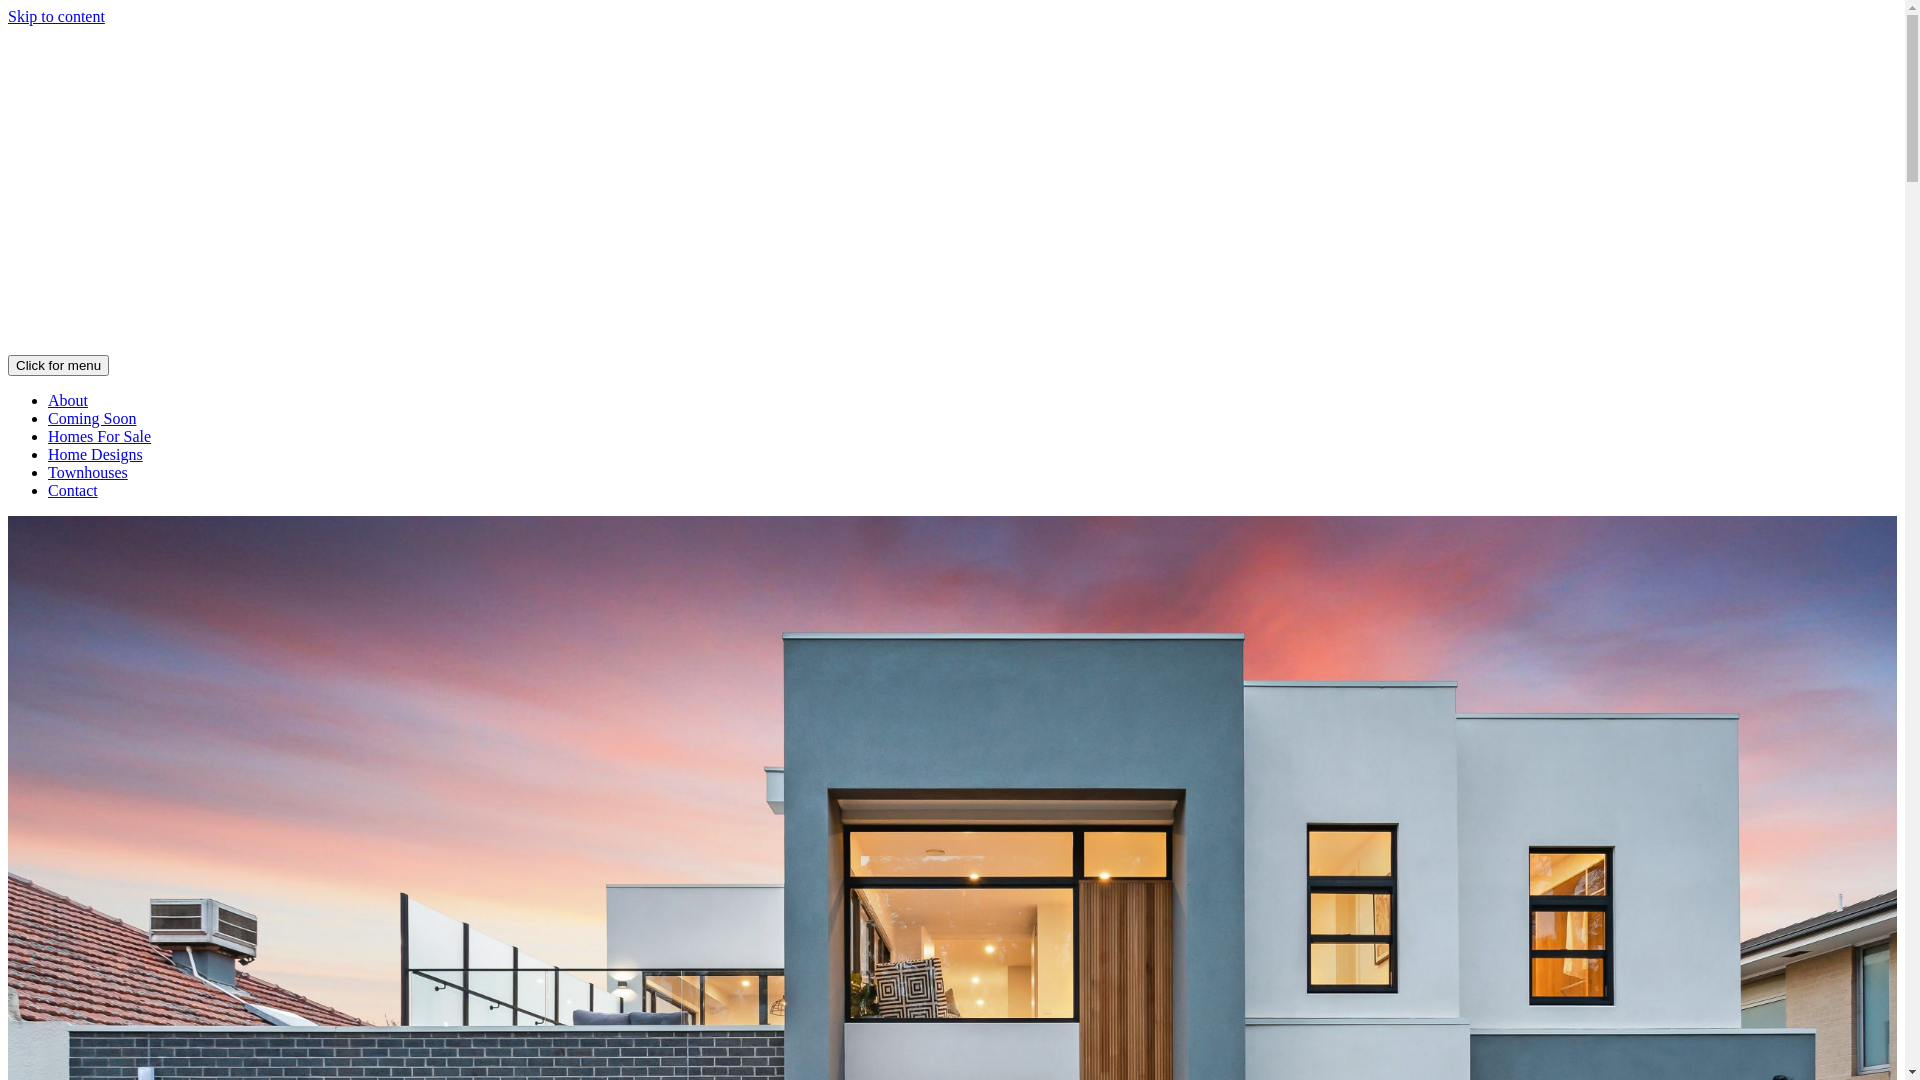  Describe the element at coordinates (58, 365) in the screenshot. I see `'Click for menu'` at that location.